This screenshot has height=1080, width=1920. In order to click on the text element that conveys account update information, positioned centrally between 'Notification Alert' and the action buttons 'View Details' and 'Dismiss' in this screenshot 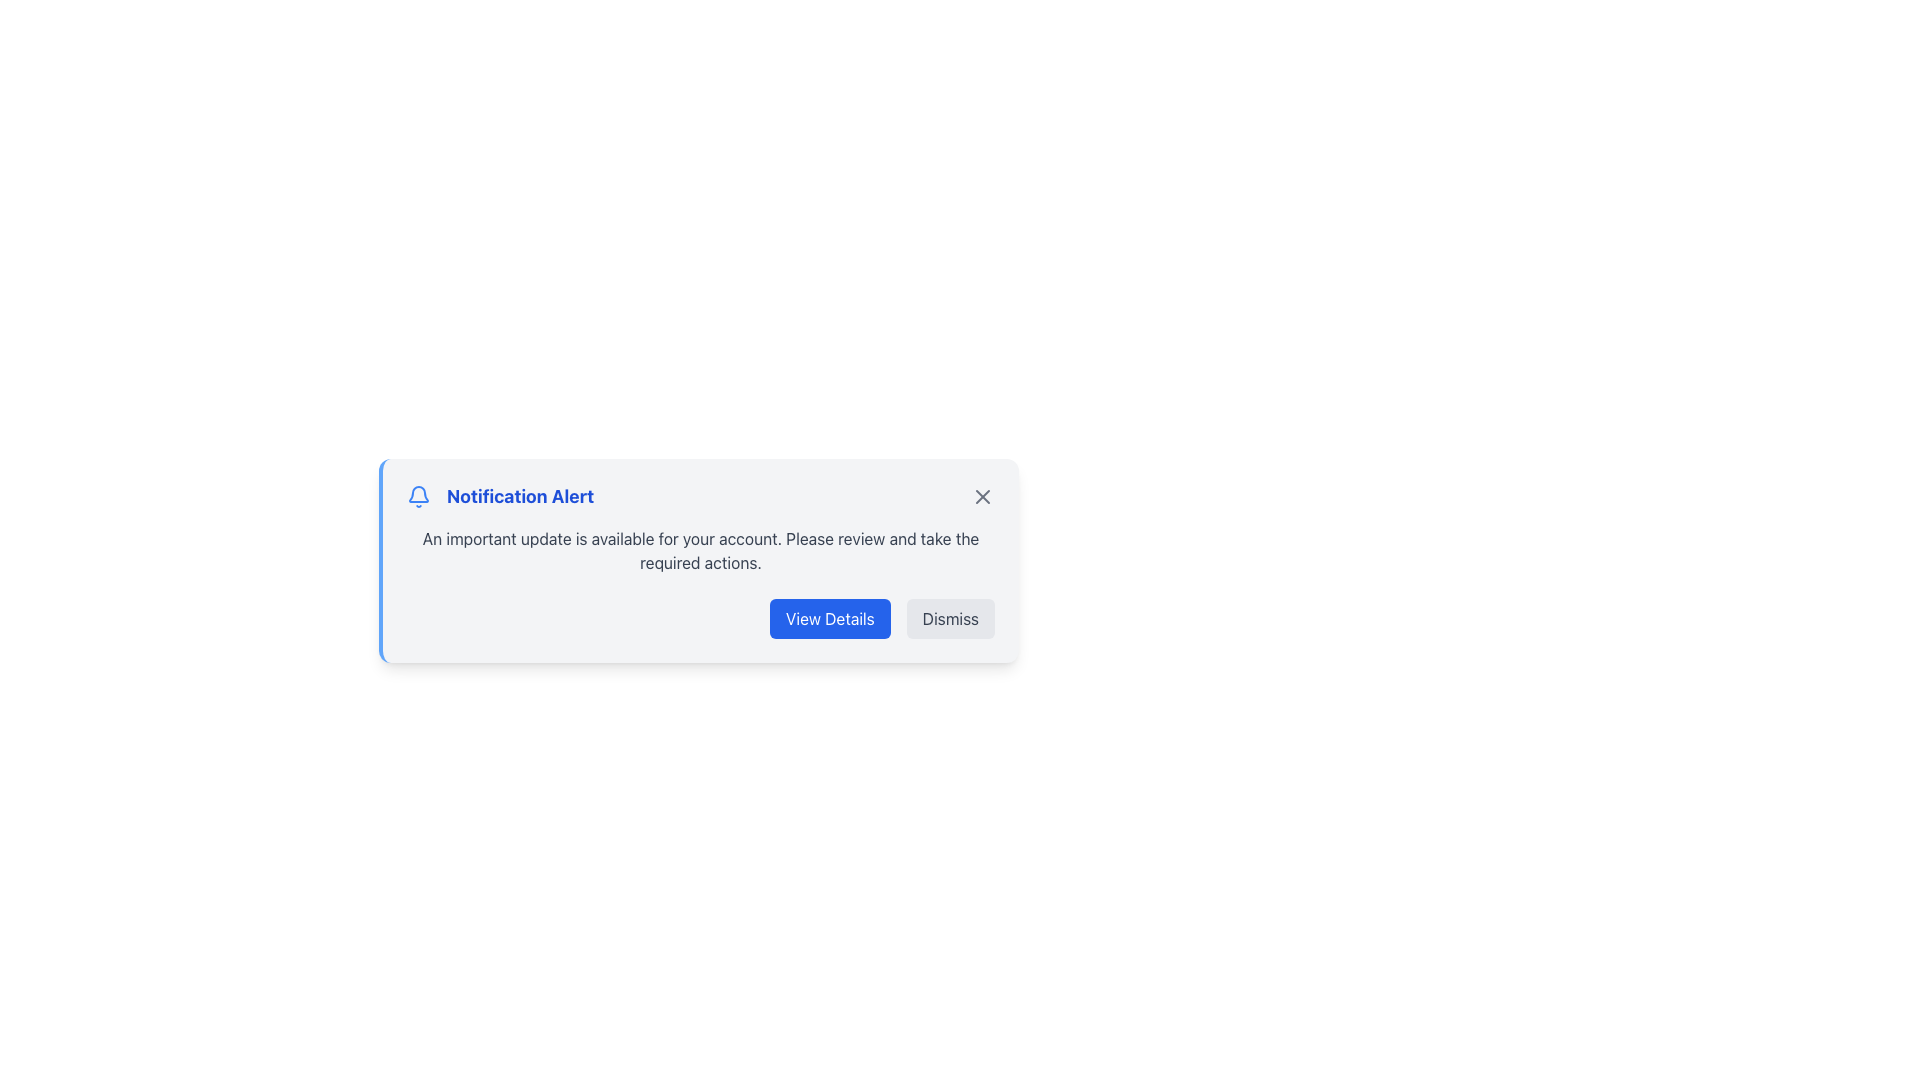, I will do `click(700, 551)`.